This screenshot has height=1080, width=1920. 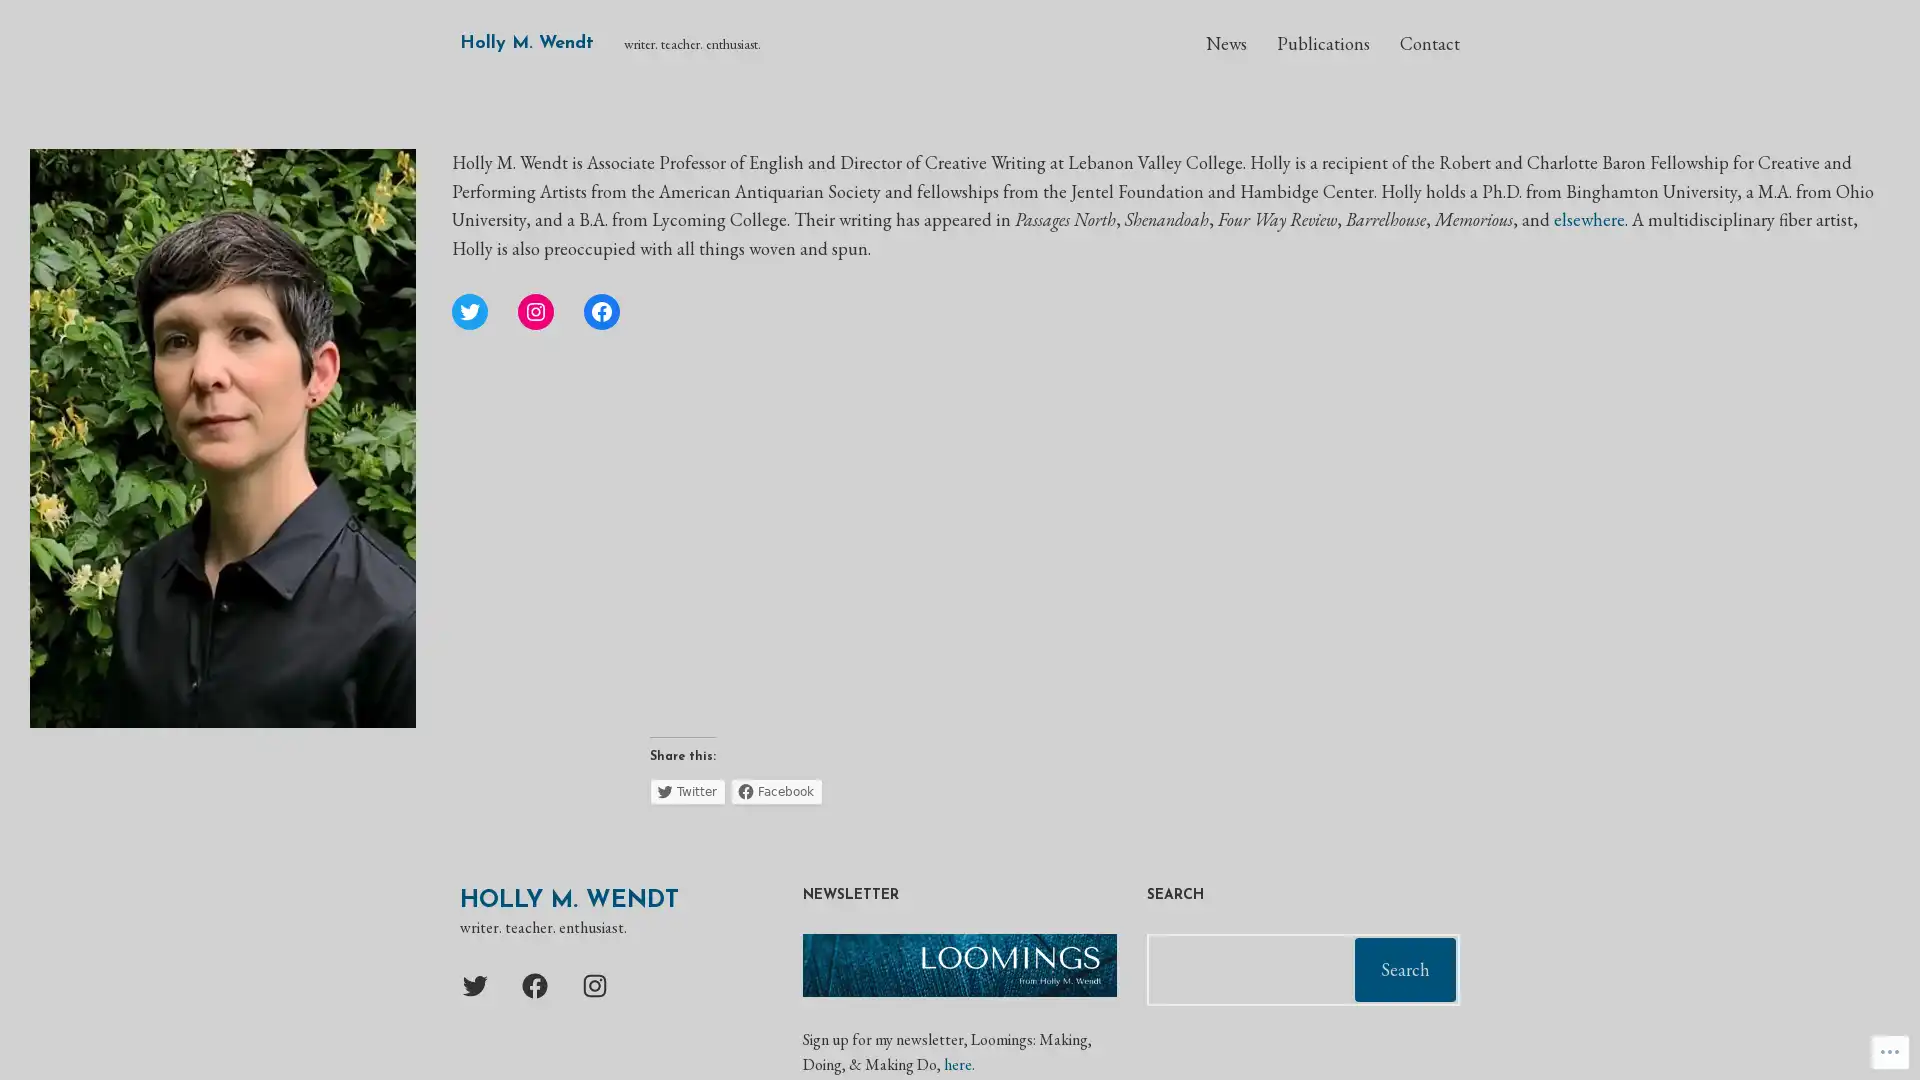 I want to click on Search, so click(x=1404, y=967).